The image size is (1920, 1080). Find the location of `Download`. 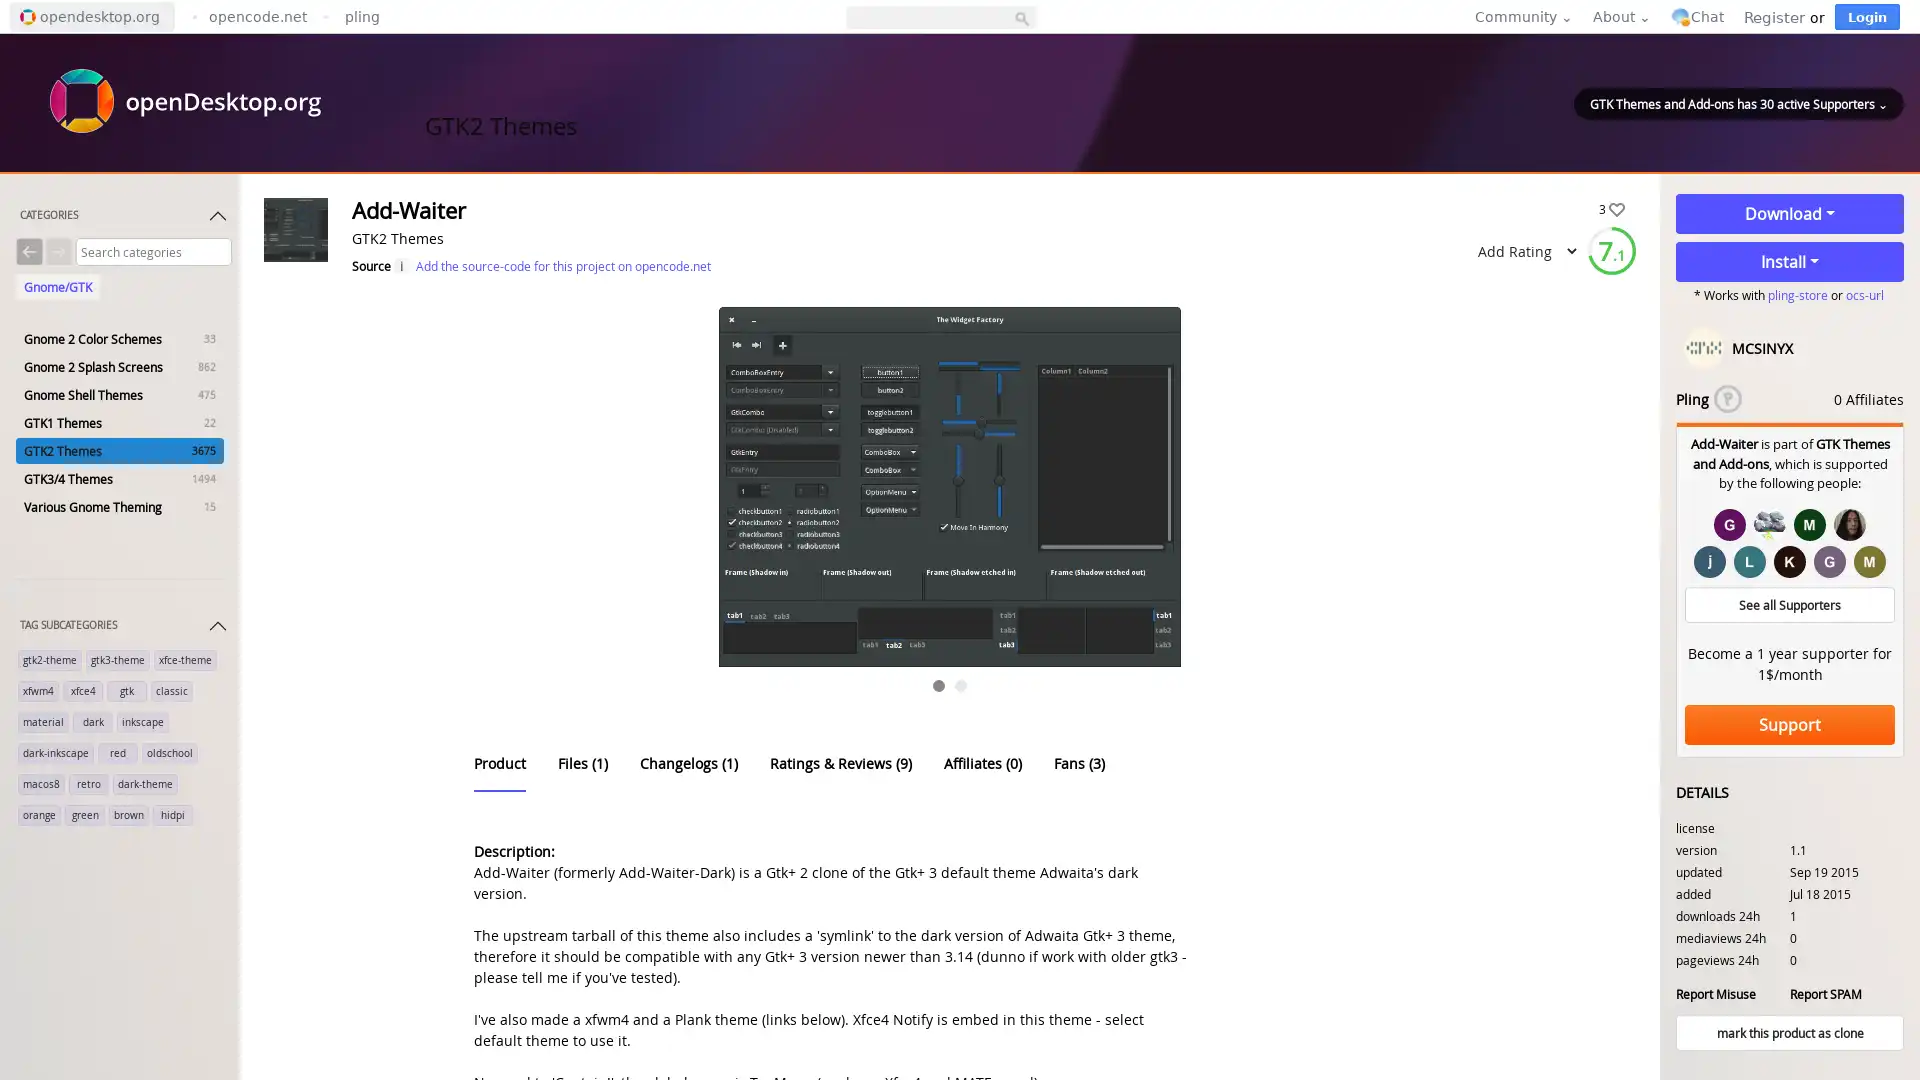

Download is located at coordinates (1790, 213).